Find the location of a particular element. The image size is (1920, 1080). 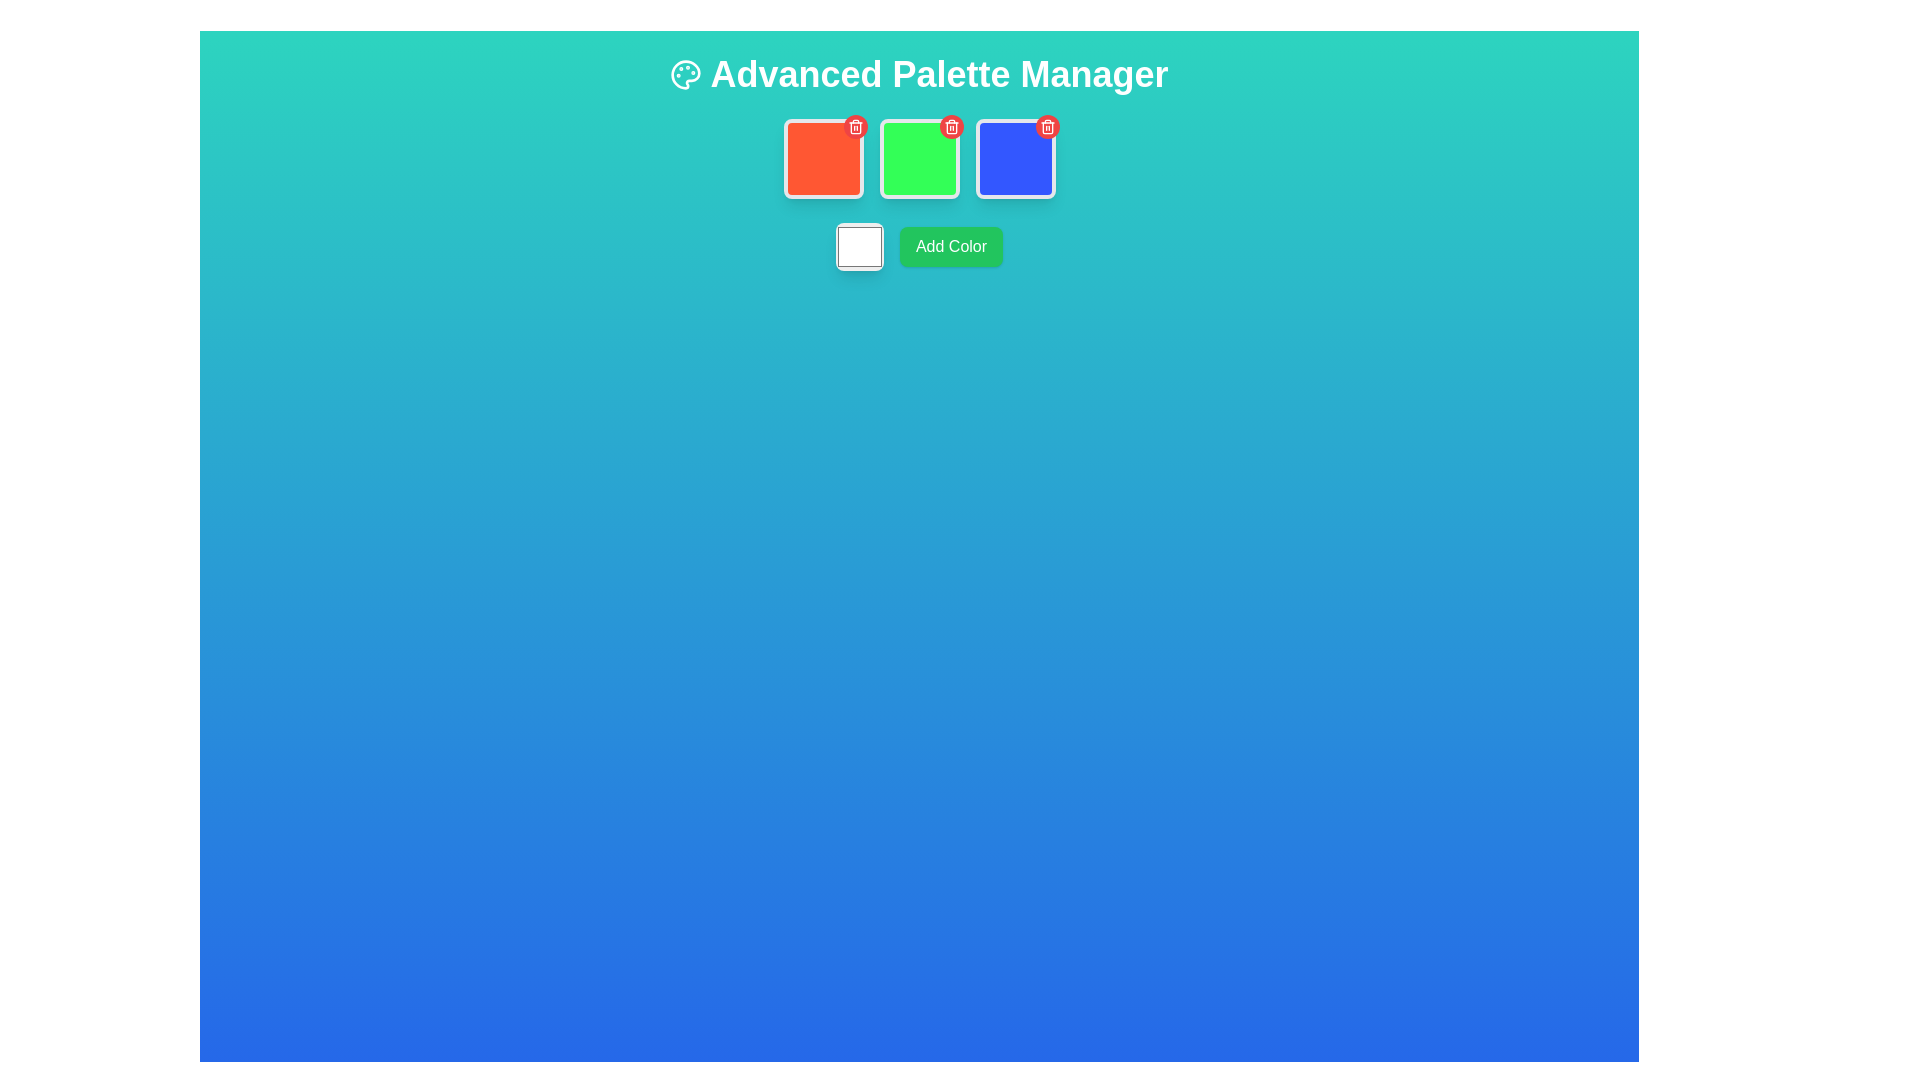

the graphical icon representing a palette located near the top-left of the interface, adjacent to the text title 'Advanced Palette Manager' is located at coordinates (686, 73).